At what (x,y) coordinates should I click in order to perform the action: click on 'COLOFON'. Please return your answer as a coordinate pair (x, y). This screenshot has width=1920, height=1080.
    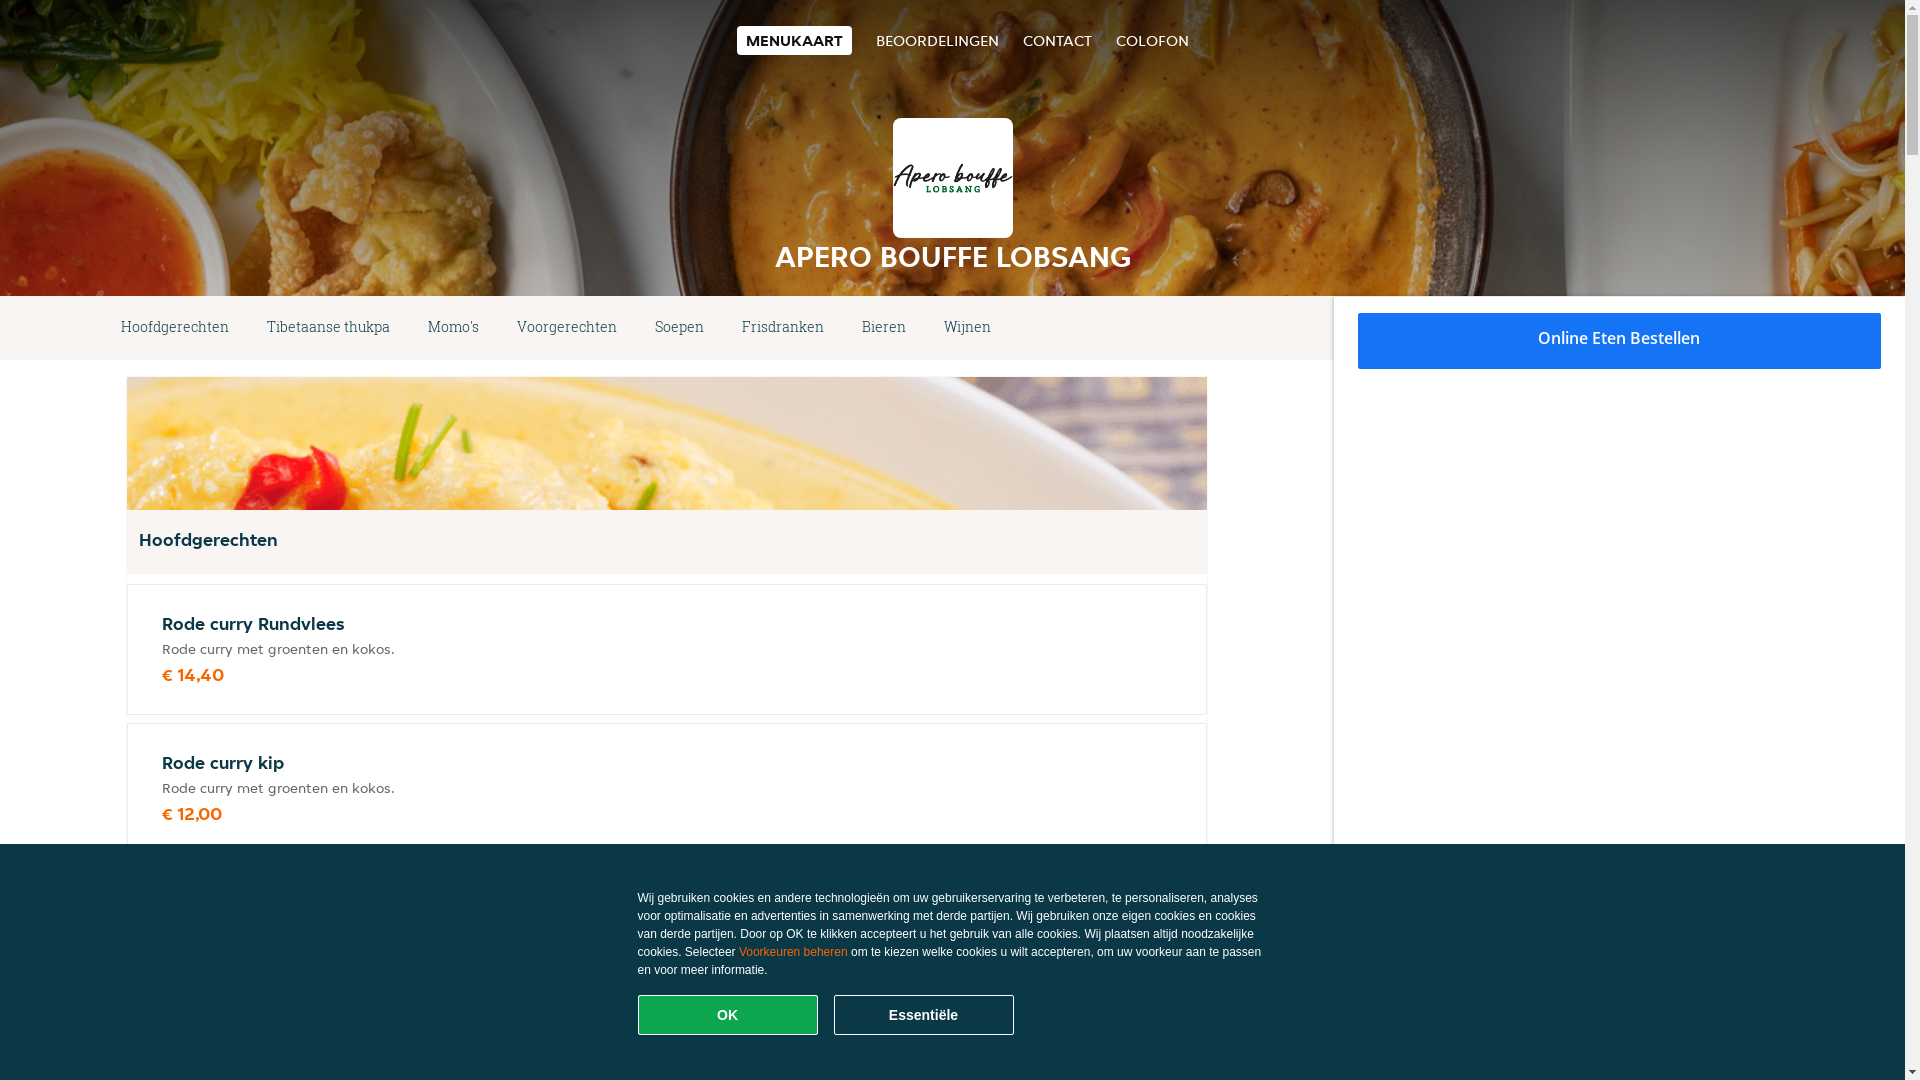
    Looking at the image, I should click on (1152, 40).